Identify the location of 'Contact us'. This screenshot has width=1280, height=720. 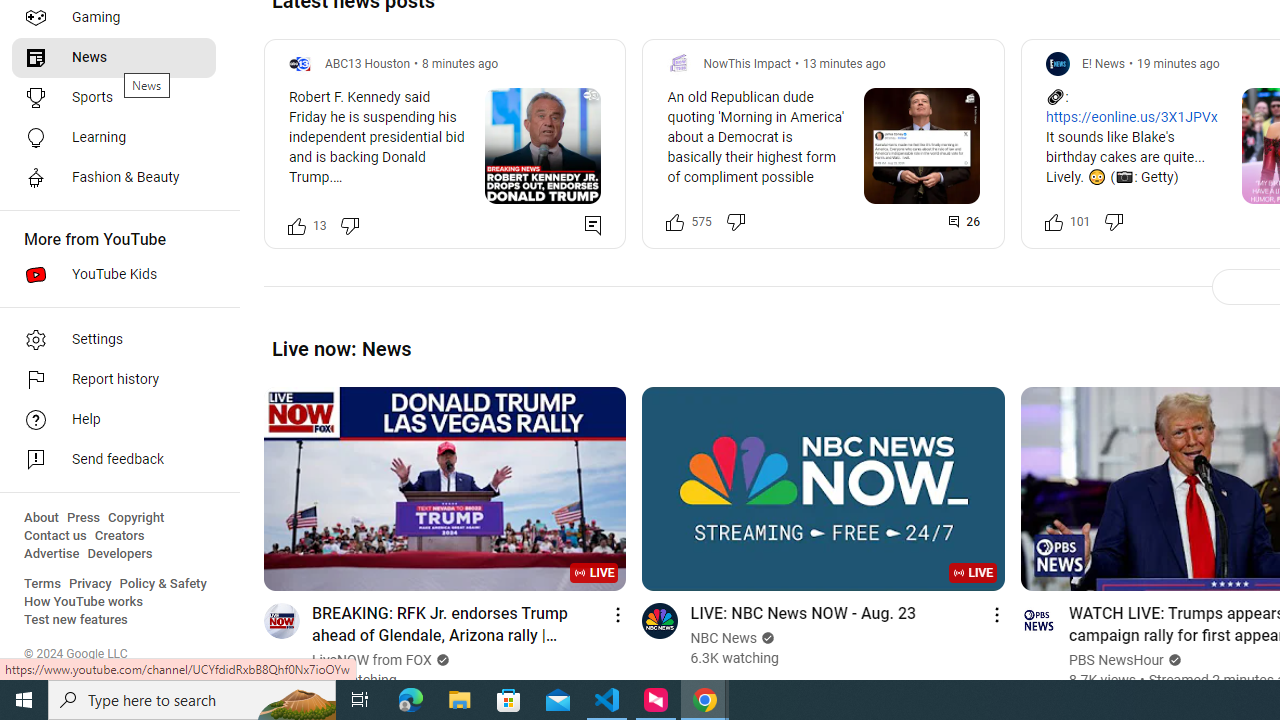
(55, 535).